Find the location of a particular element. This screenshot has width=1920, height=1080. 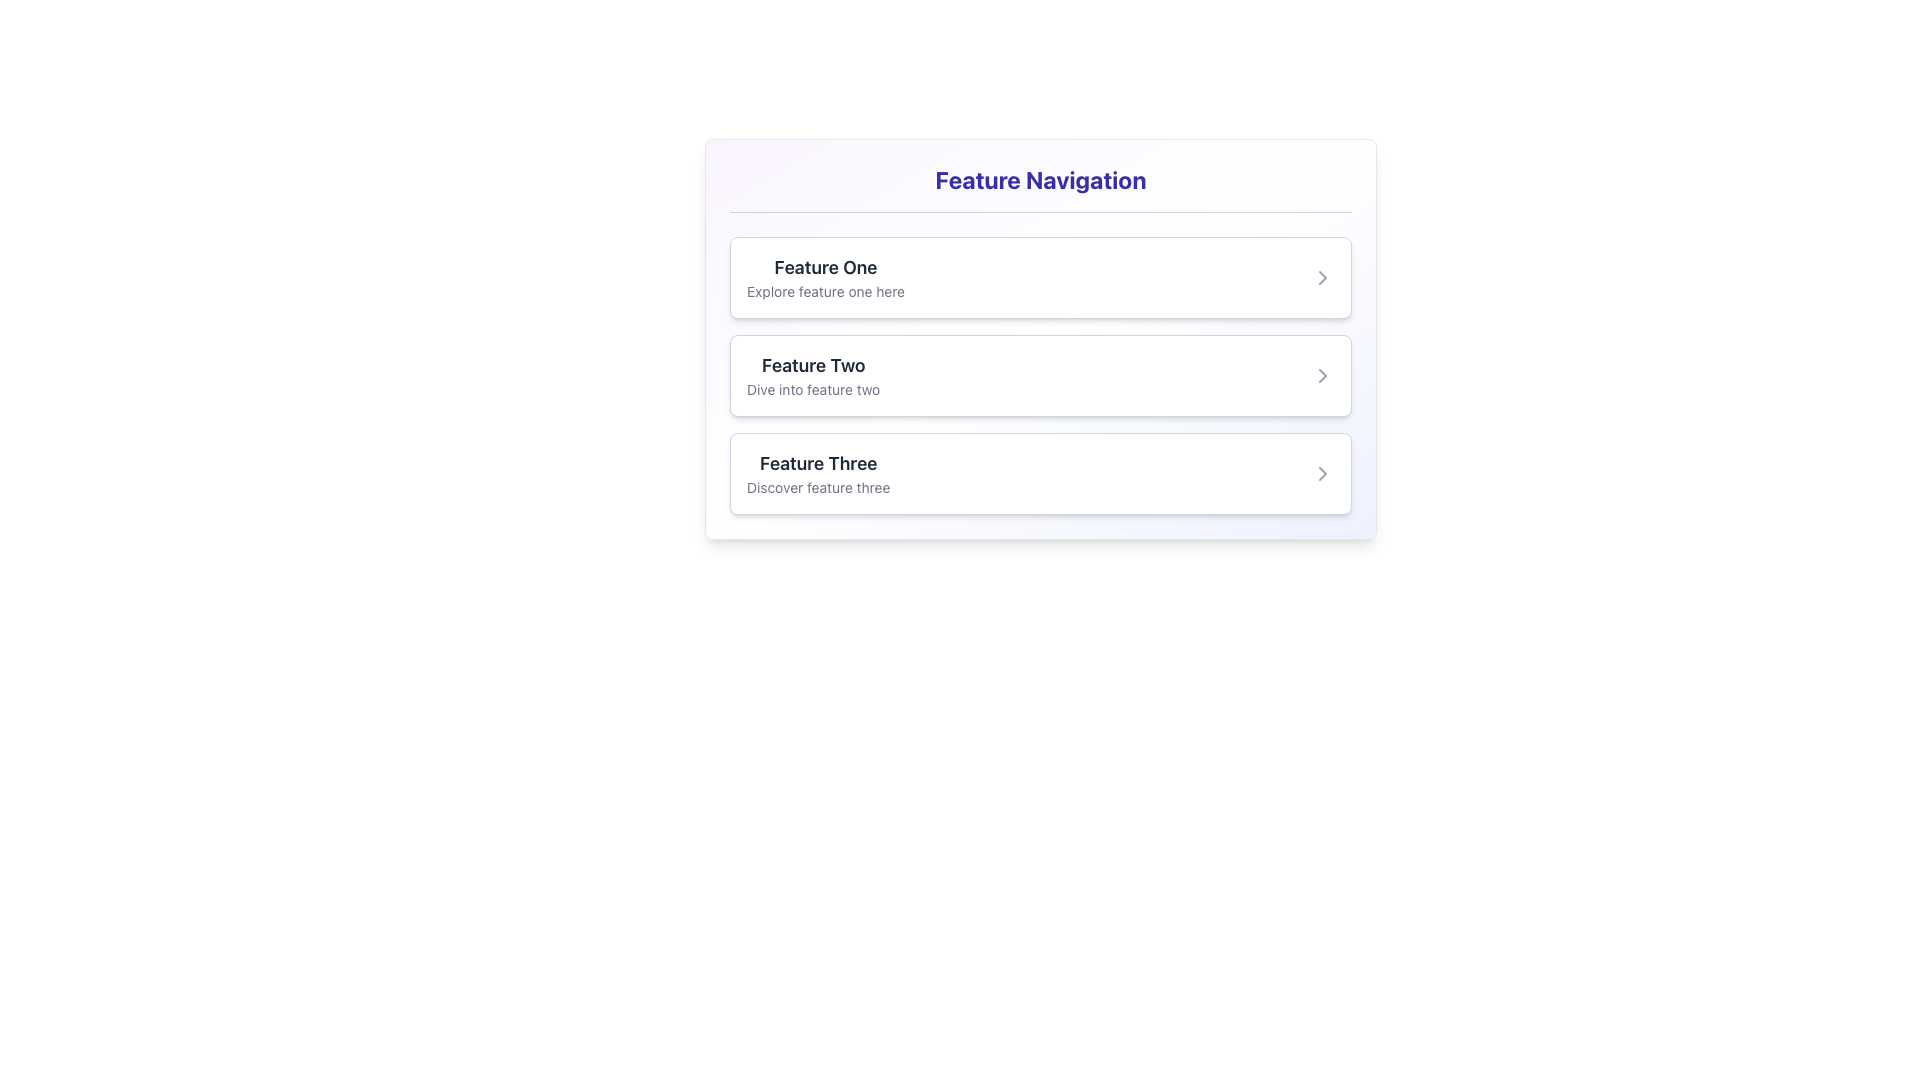

the 'Feature Navigation' text label, which is styled in a large bold blue font and serves as a header above the feature list is located at coordinates (1040, 188).